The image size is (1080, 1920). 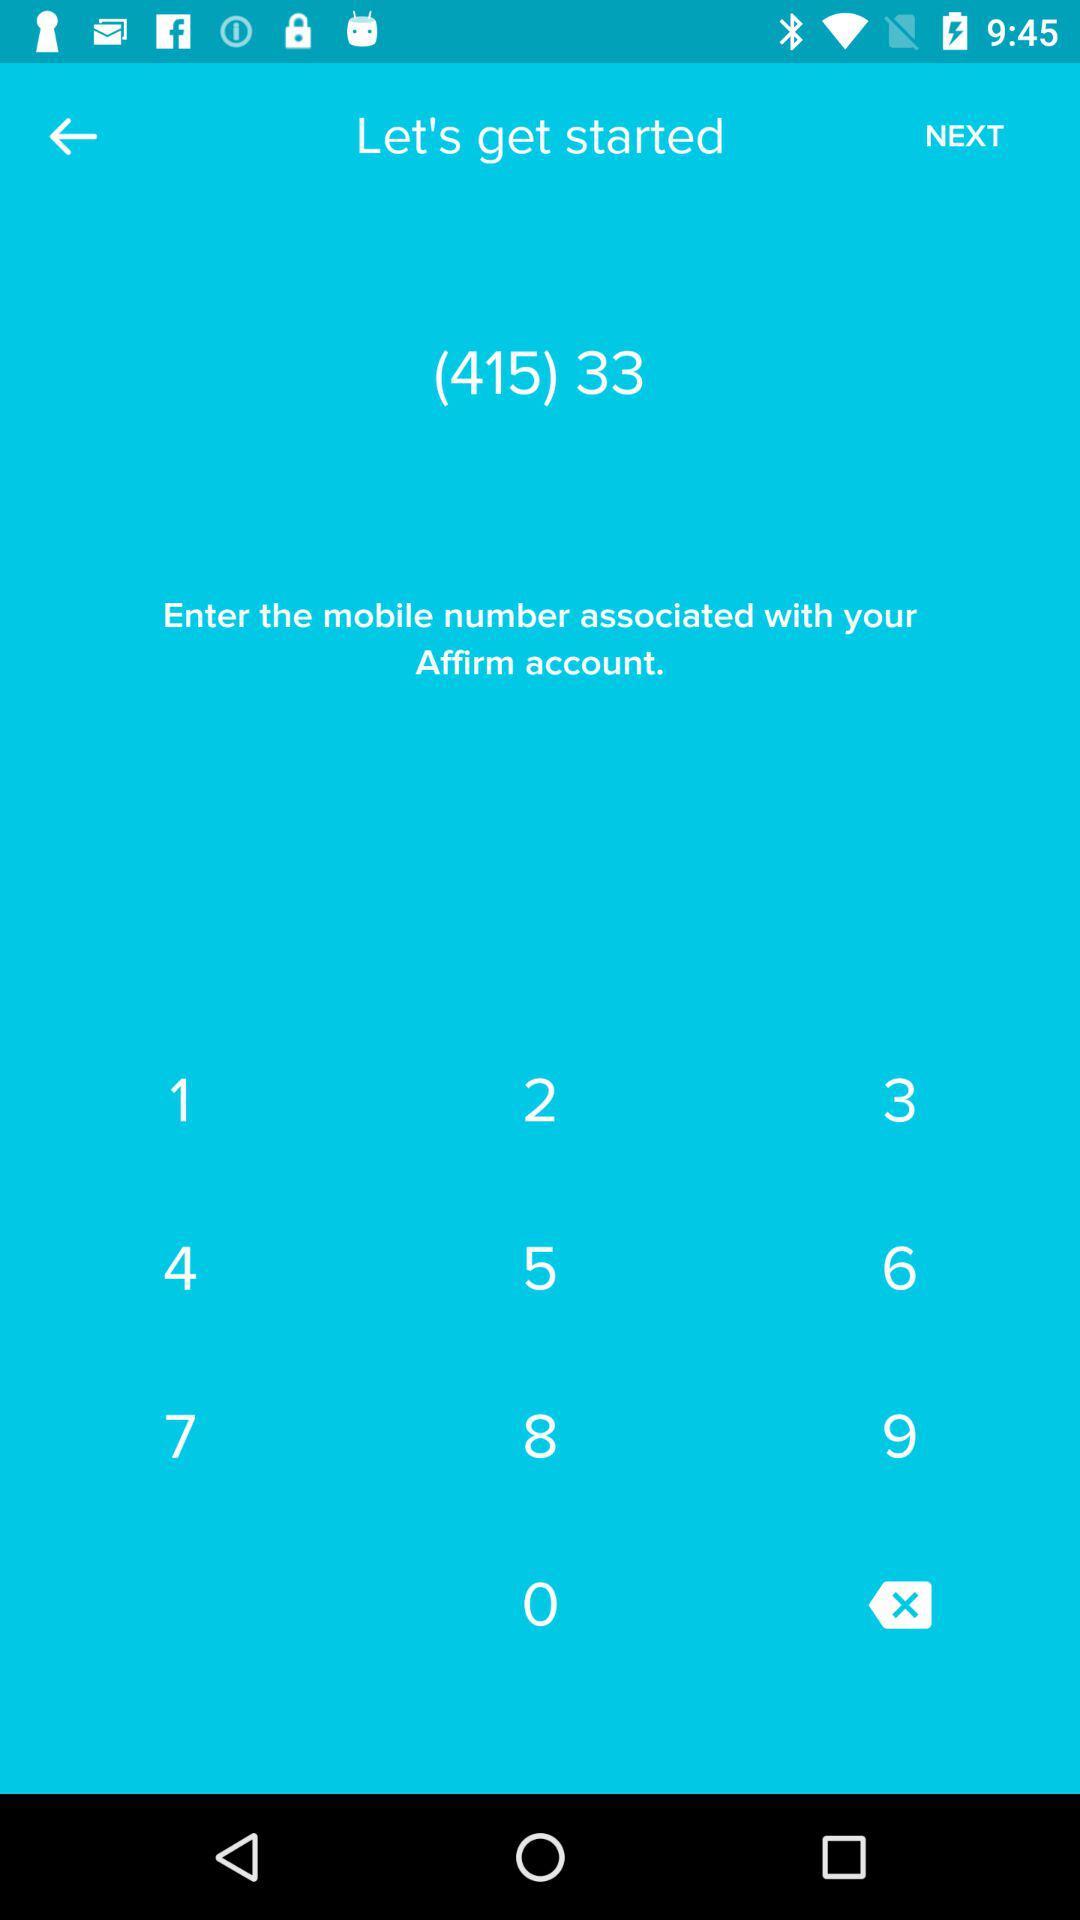 What do you see at coordinates (72, 135) in the screenshot?
I see `the icon at the top left corner` at bounding box center [72, 135].